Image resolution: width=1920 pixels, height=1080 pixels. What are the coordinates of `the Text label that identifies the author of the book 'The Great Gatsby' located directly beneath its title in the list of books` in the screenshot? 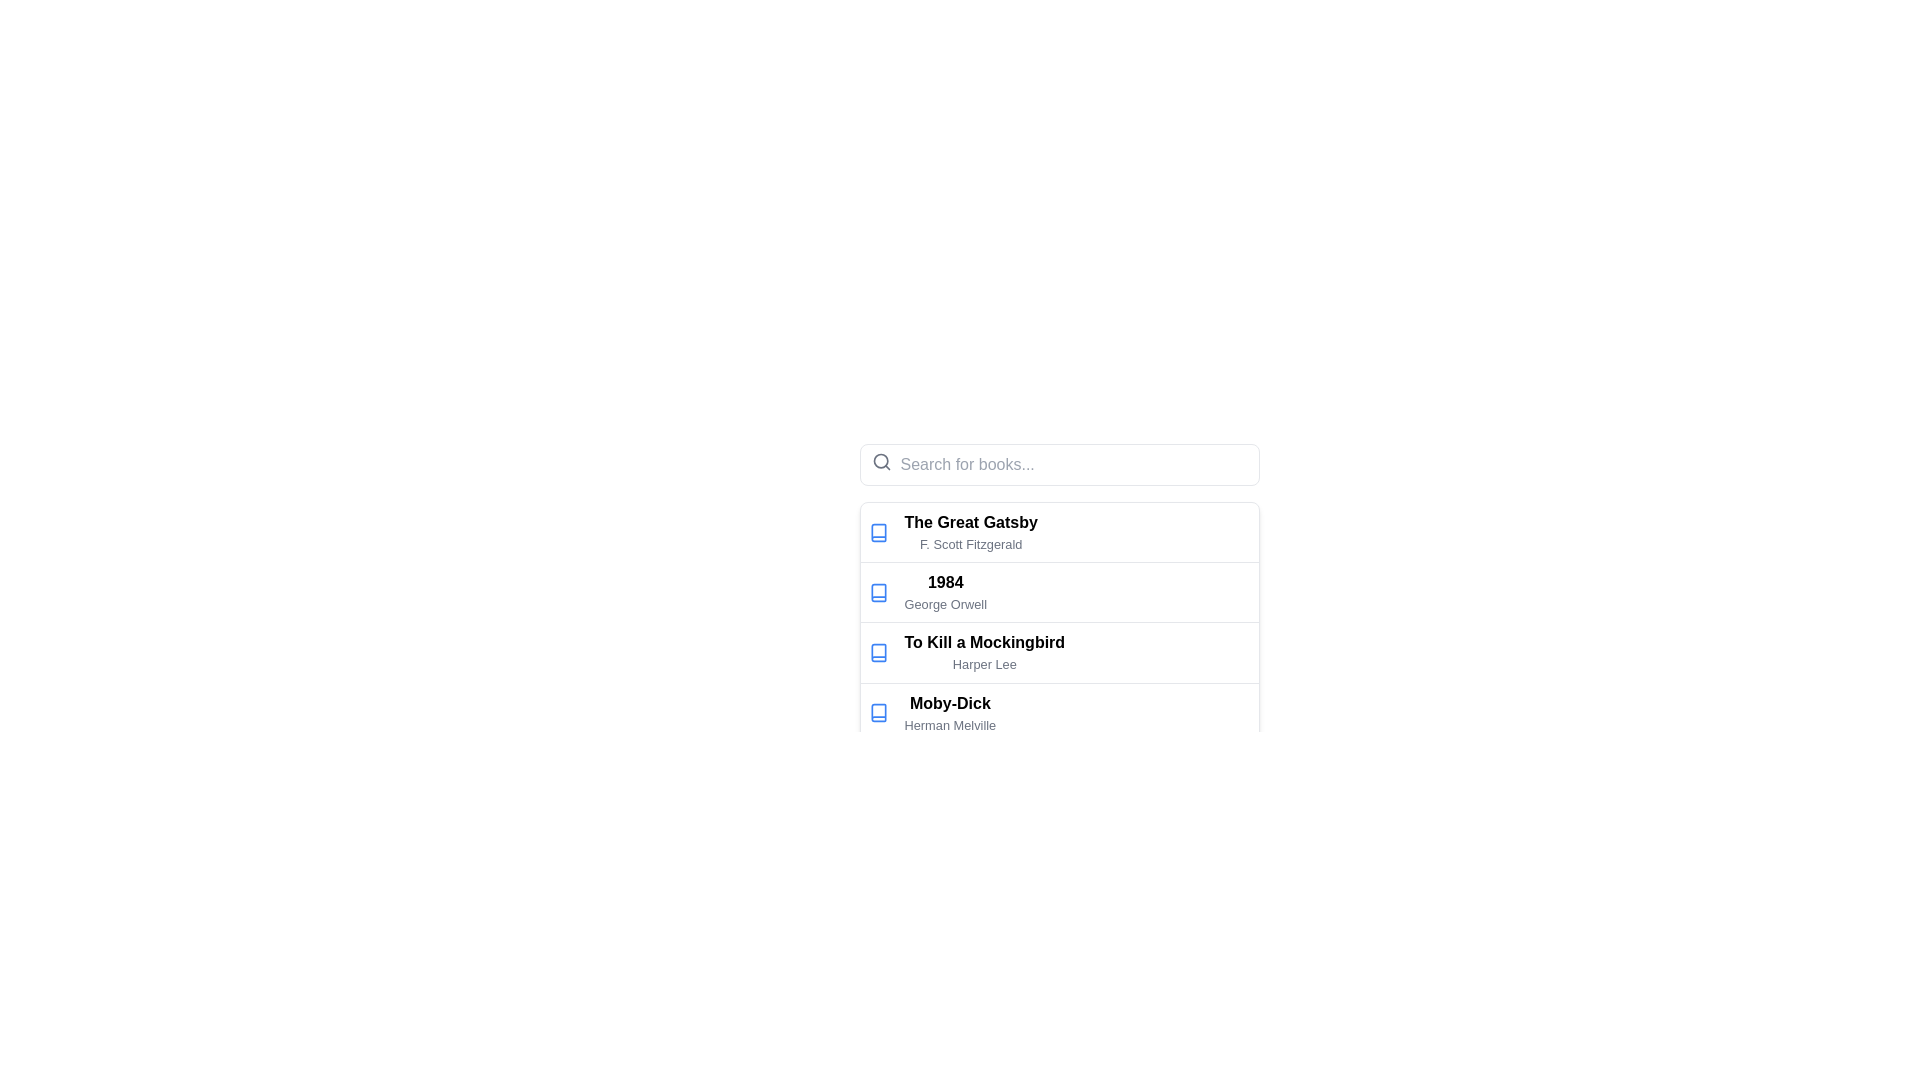 It's located at (971, 544).